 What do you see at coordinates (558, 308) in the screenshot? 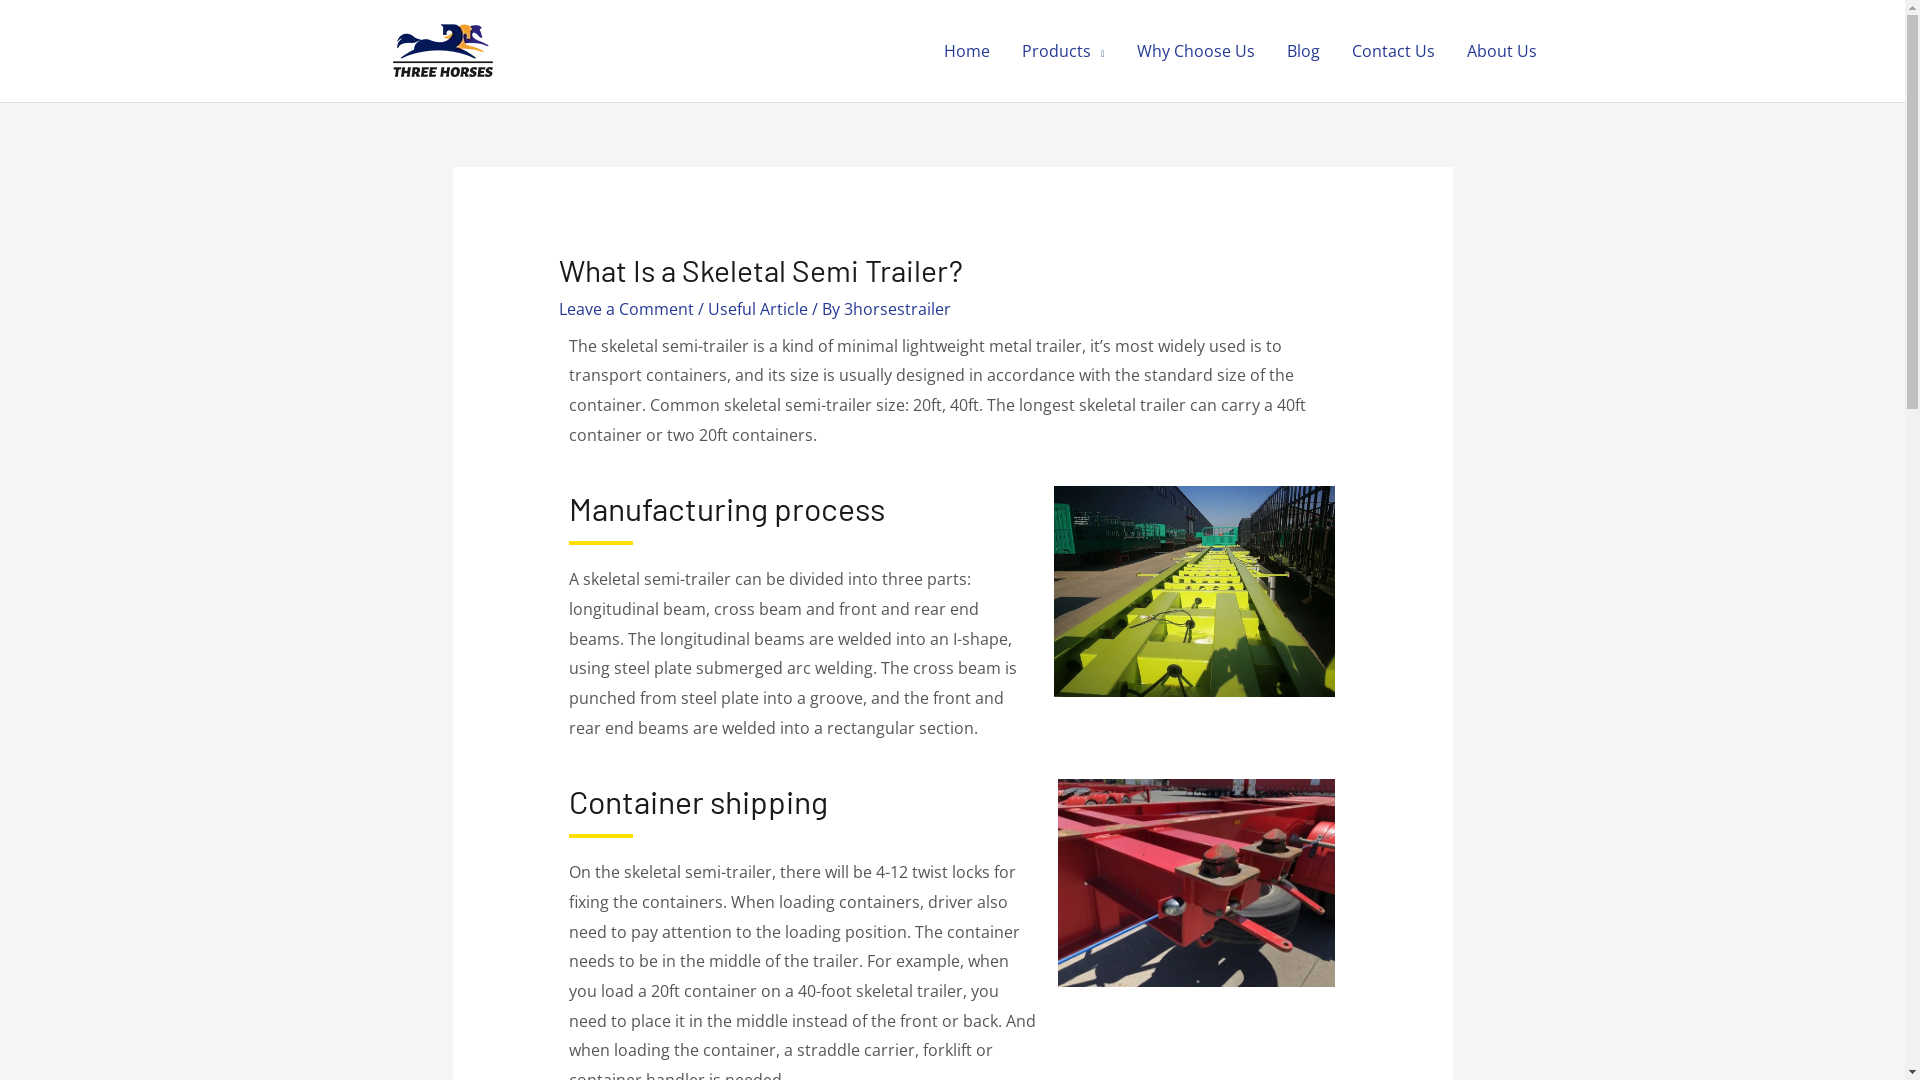
I see `'Leave a Comment'` at bounding box center [558, 308].